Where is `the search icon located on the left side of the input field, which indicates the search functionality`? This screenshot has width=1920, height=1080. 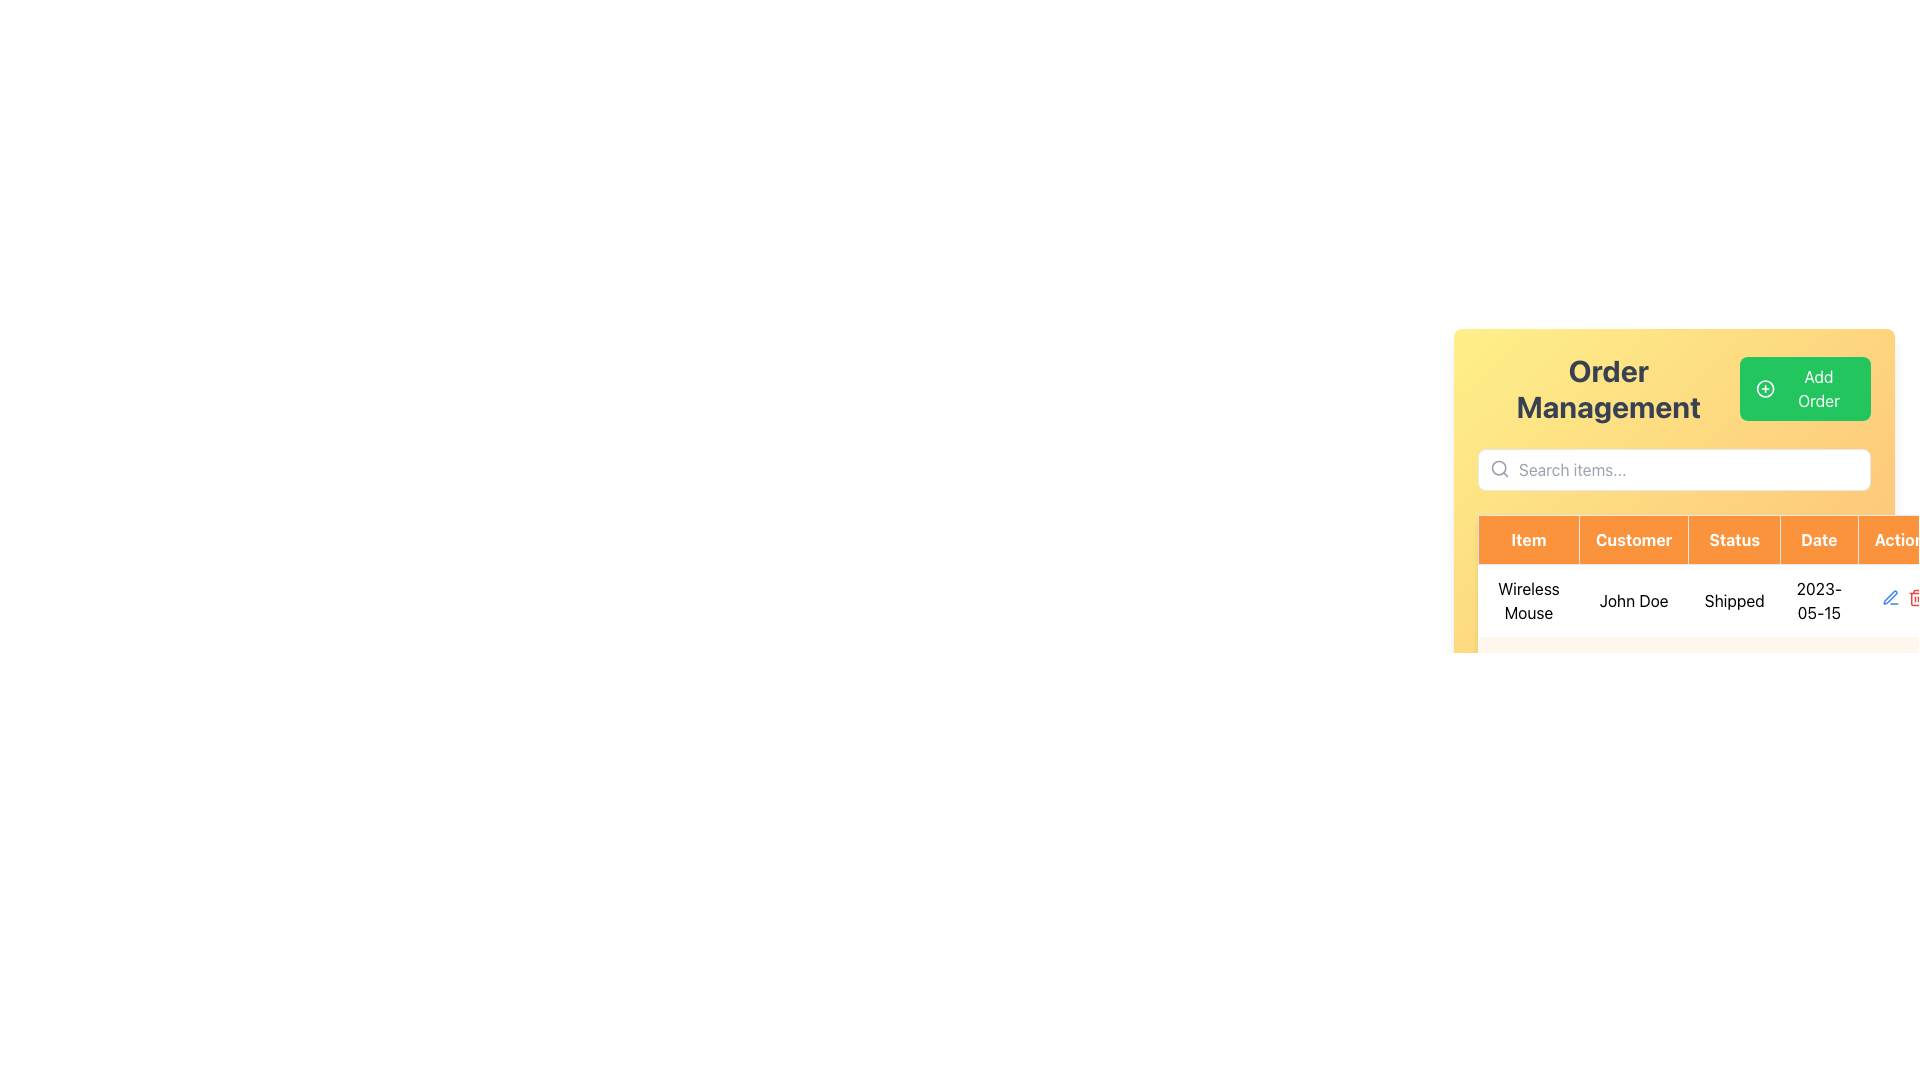
the search icon located on the left side of the input field, which indicates the search functionality is located at coordinates (1499, 469).